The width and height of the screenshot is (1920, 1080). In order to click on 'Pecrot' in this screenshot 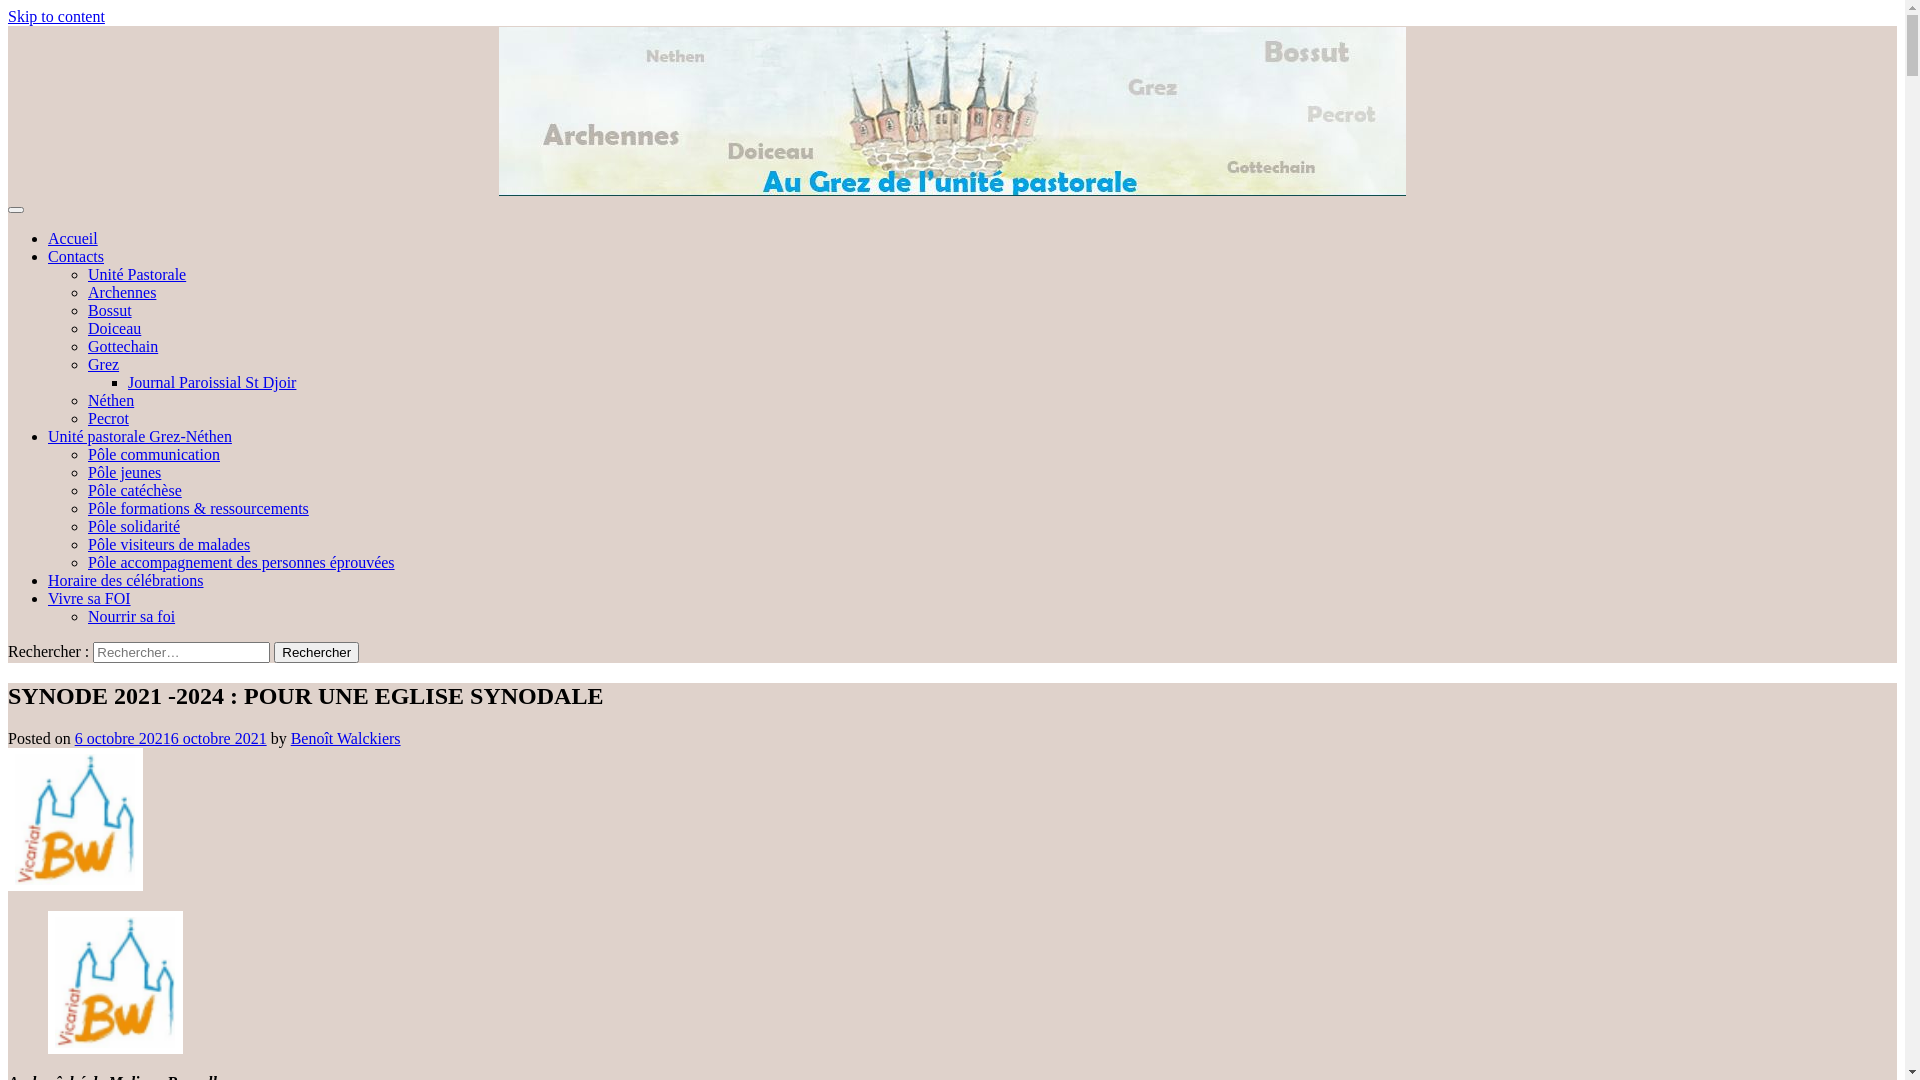, I will do `click(107, 417)`.